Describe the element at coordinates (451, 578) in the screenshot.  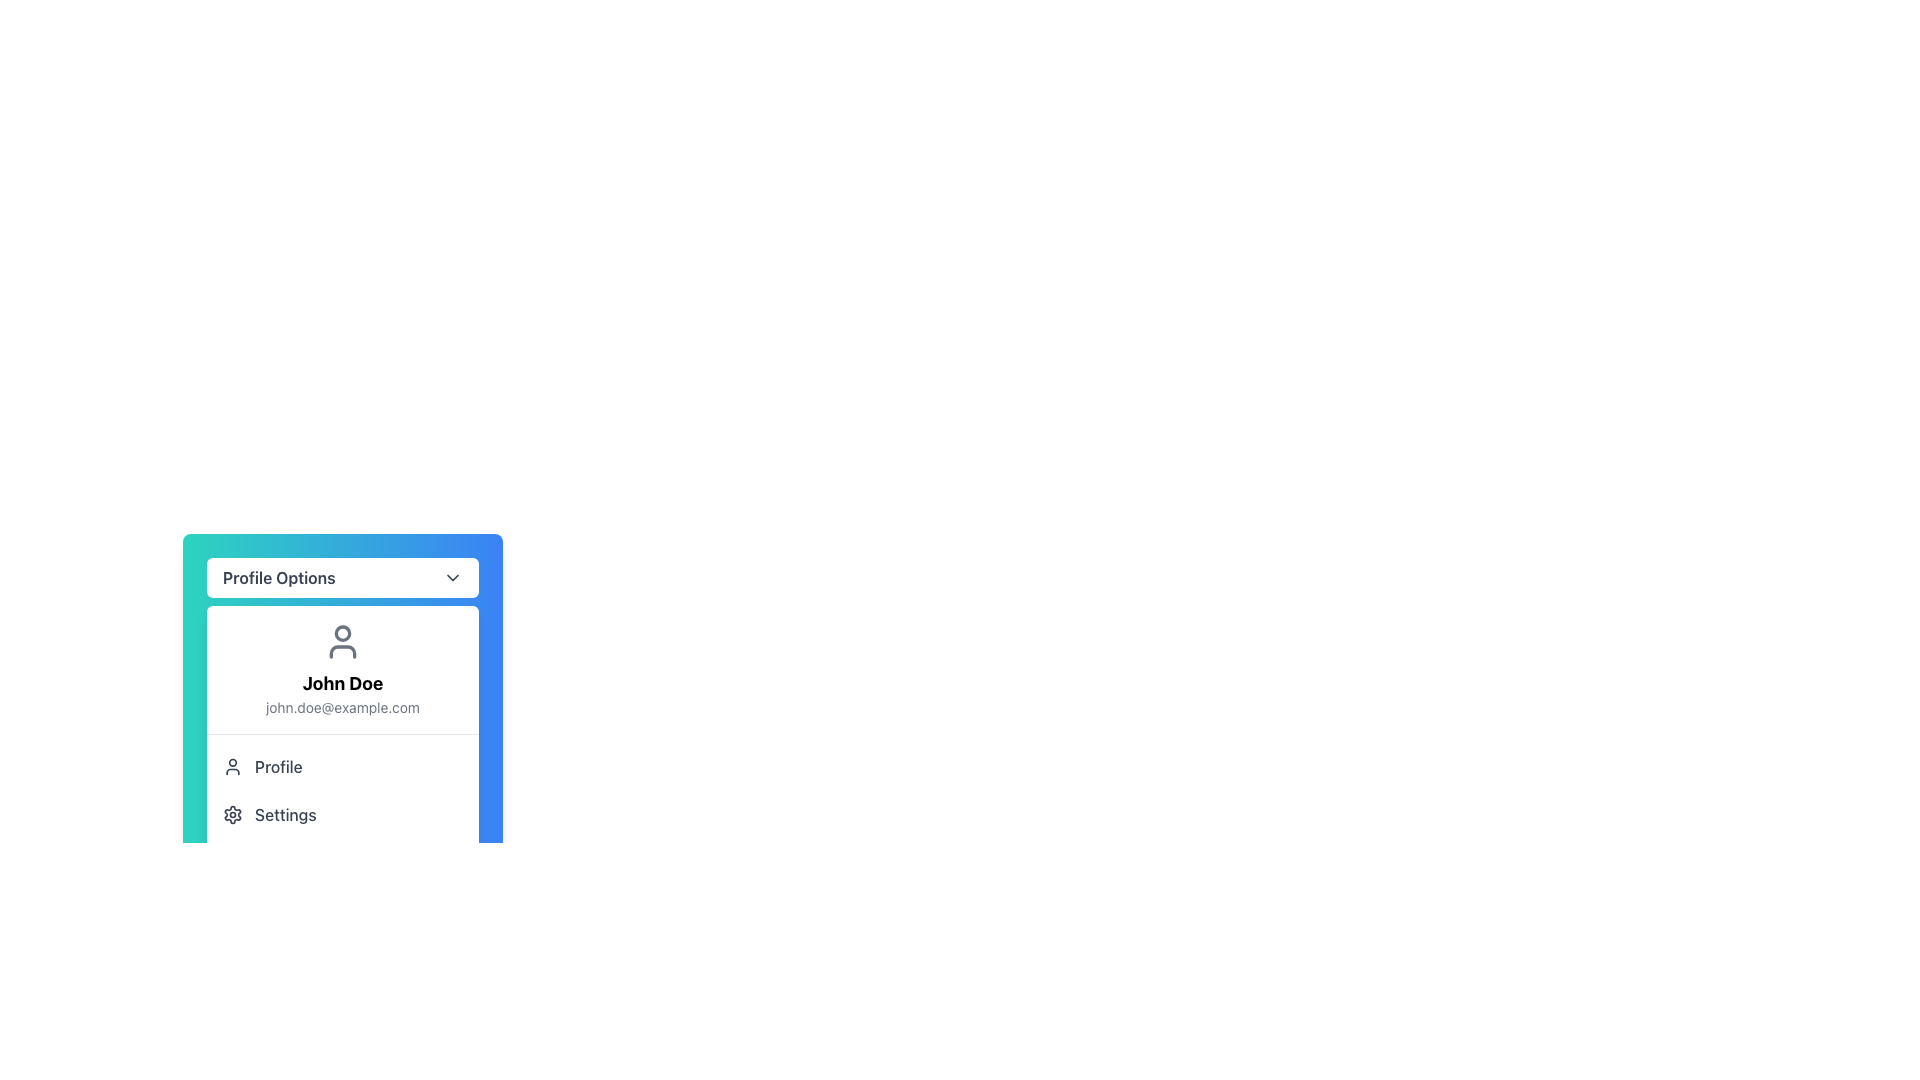
I see `the downward-pointing chevron icon located to the right of the 'Profile Options' button` at that location.